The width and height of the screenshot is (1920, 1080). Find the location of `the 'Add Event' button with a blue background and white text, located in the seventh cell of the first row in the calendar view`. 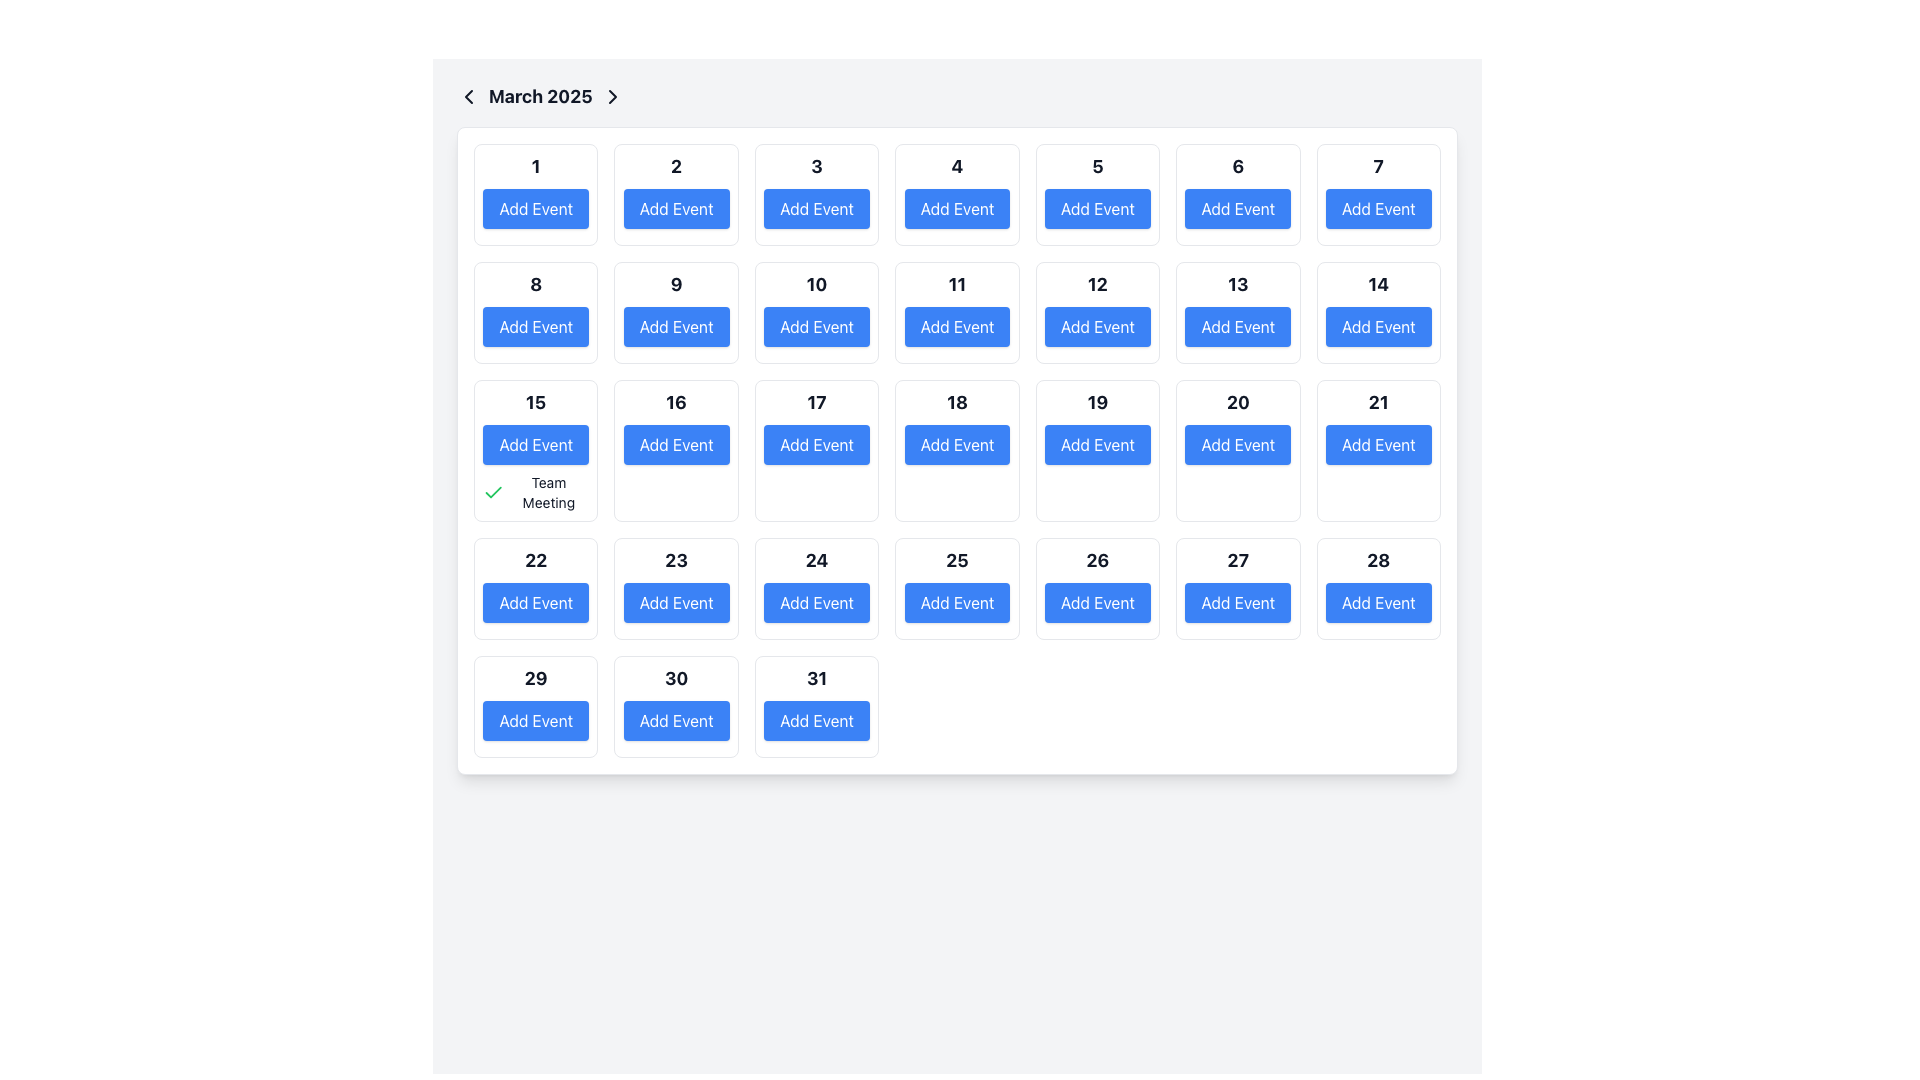

the 'Add Event' button with a blue background and white text, located in the seventh cell of the first row in the calendar view is located at coordinates (1377, 195).